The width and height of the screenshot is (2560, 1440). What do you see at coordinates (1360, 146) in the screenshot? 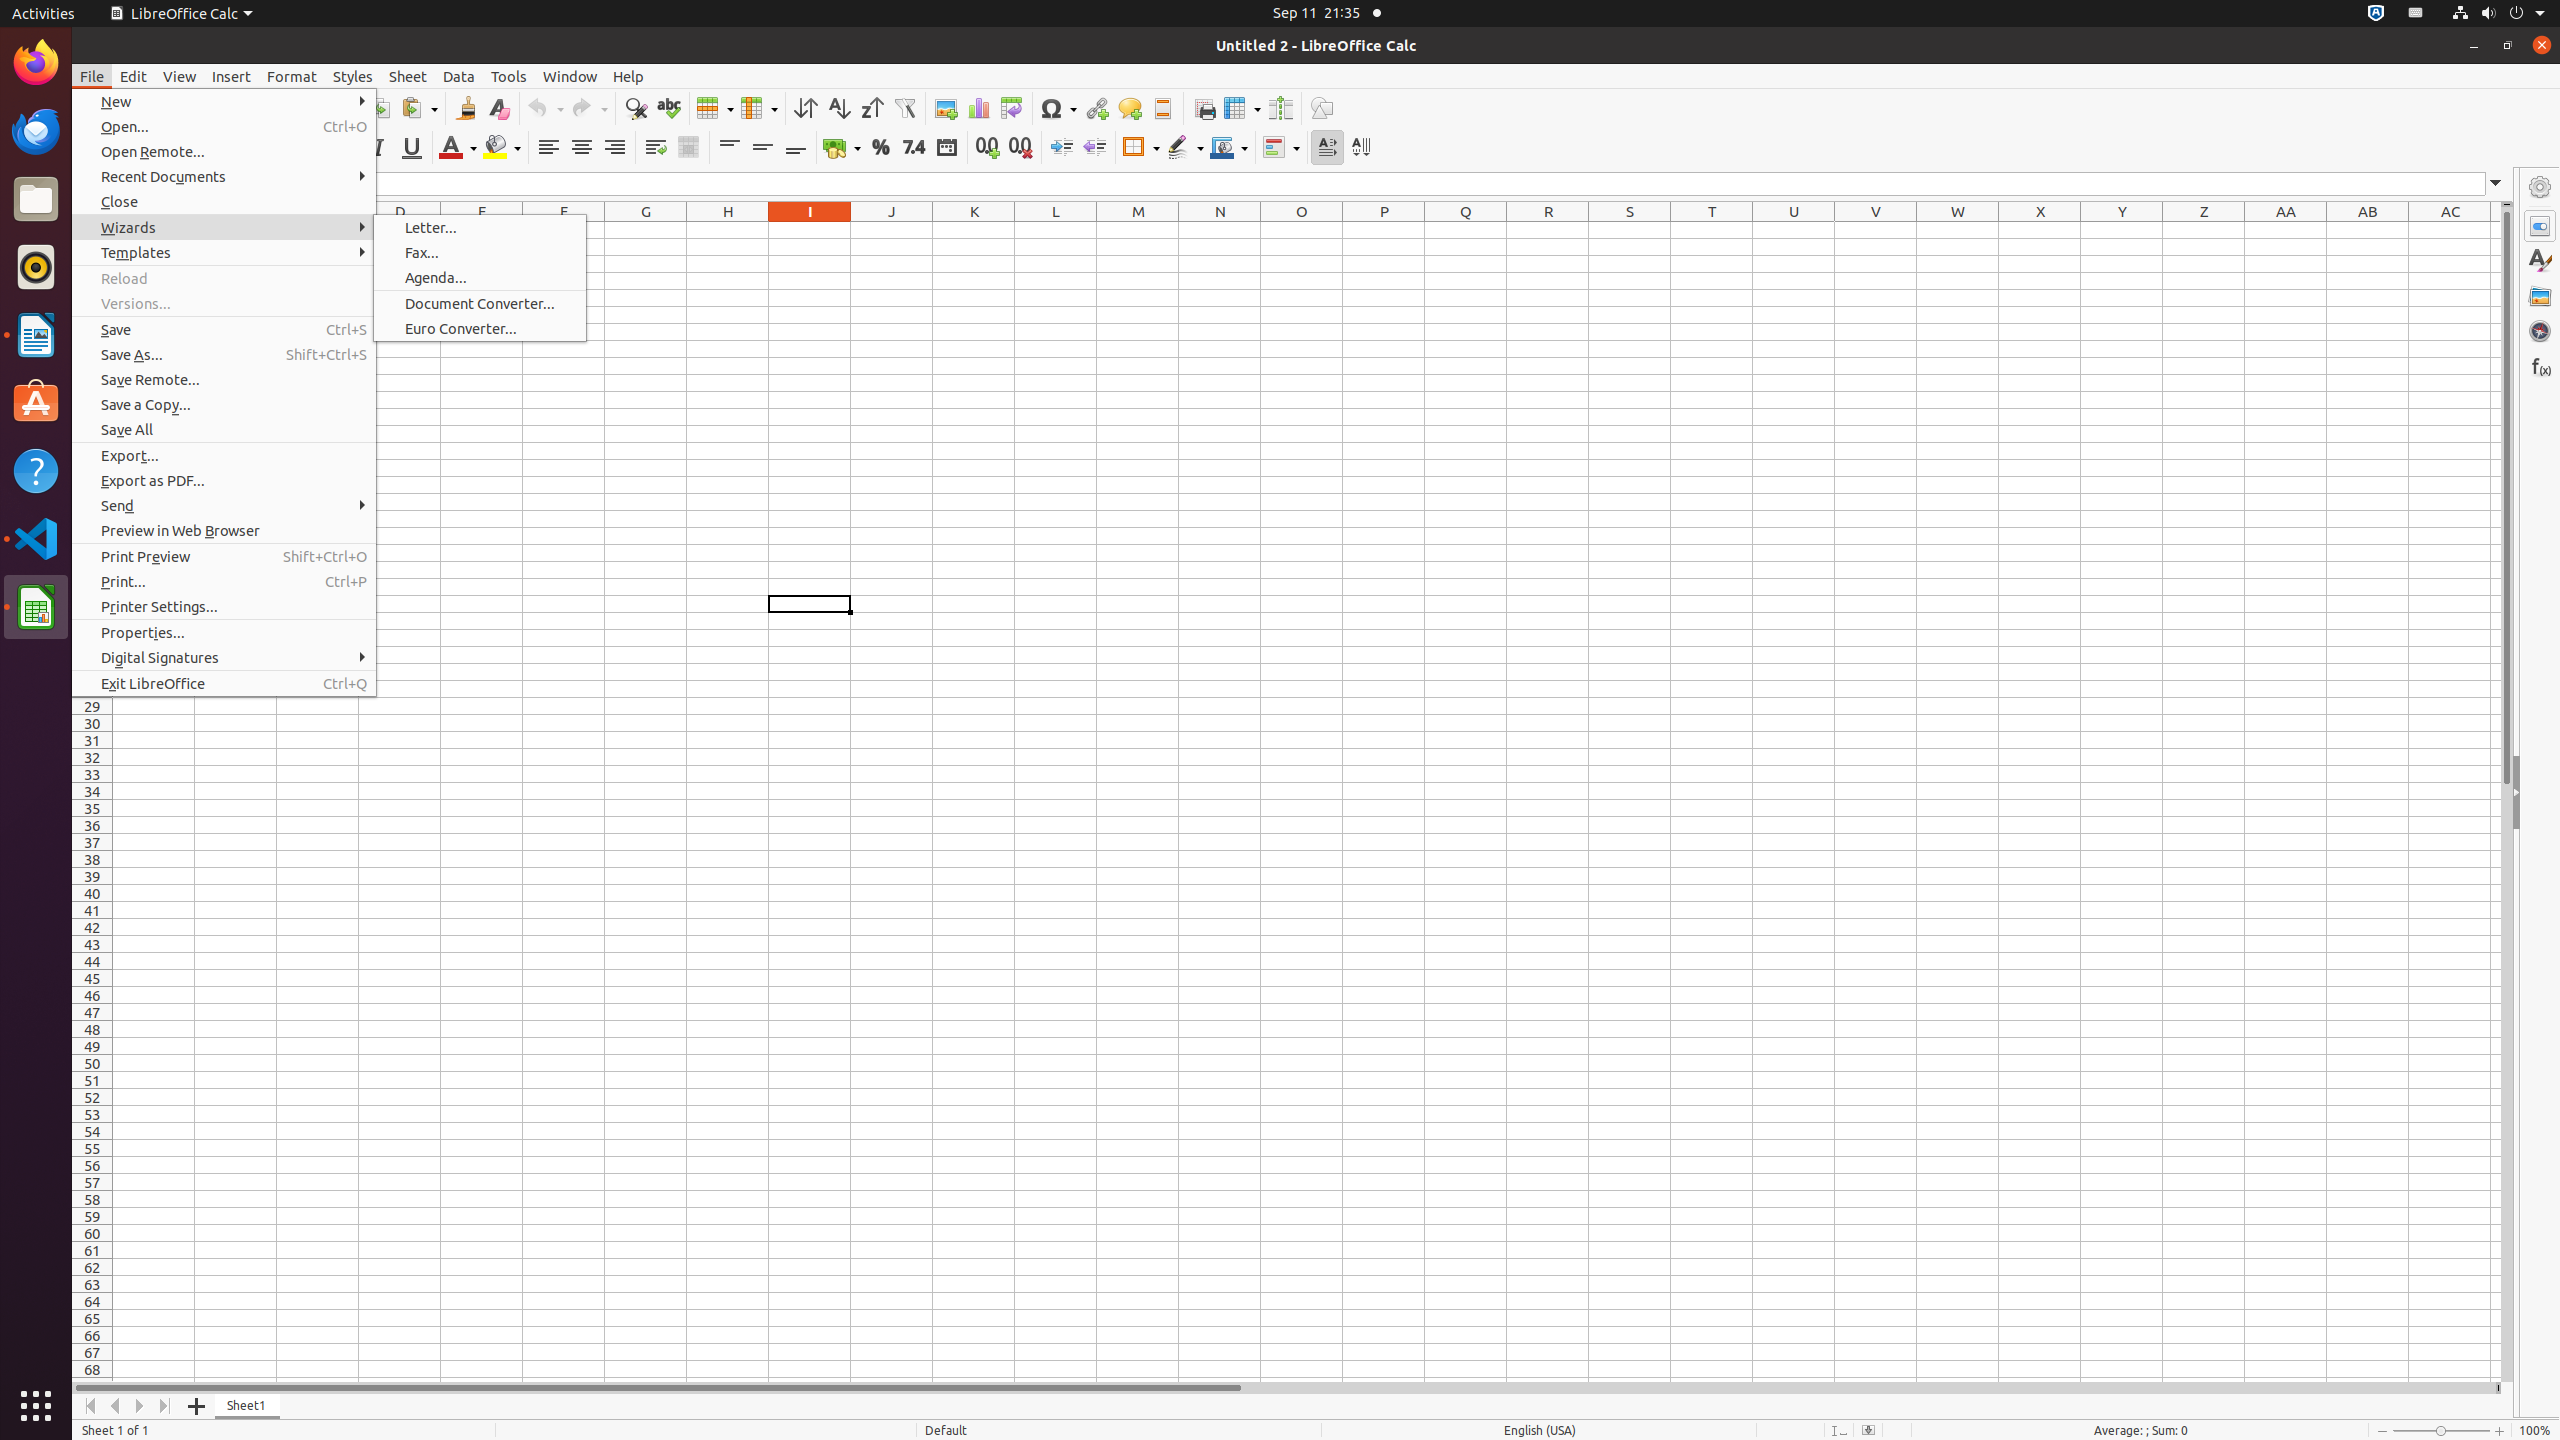
I see `'Text direction from top to bottom'` at bounding box center [1360, 146].